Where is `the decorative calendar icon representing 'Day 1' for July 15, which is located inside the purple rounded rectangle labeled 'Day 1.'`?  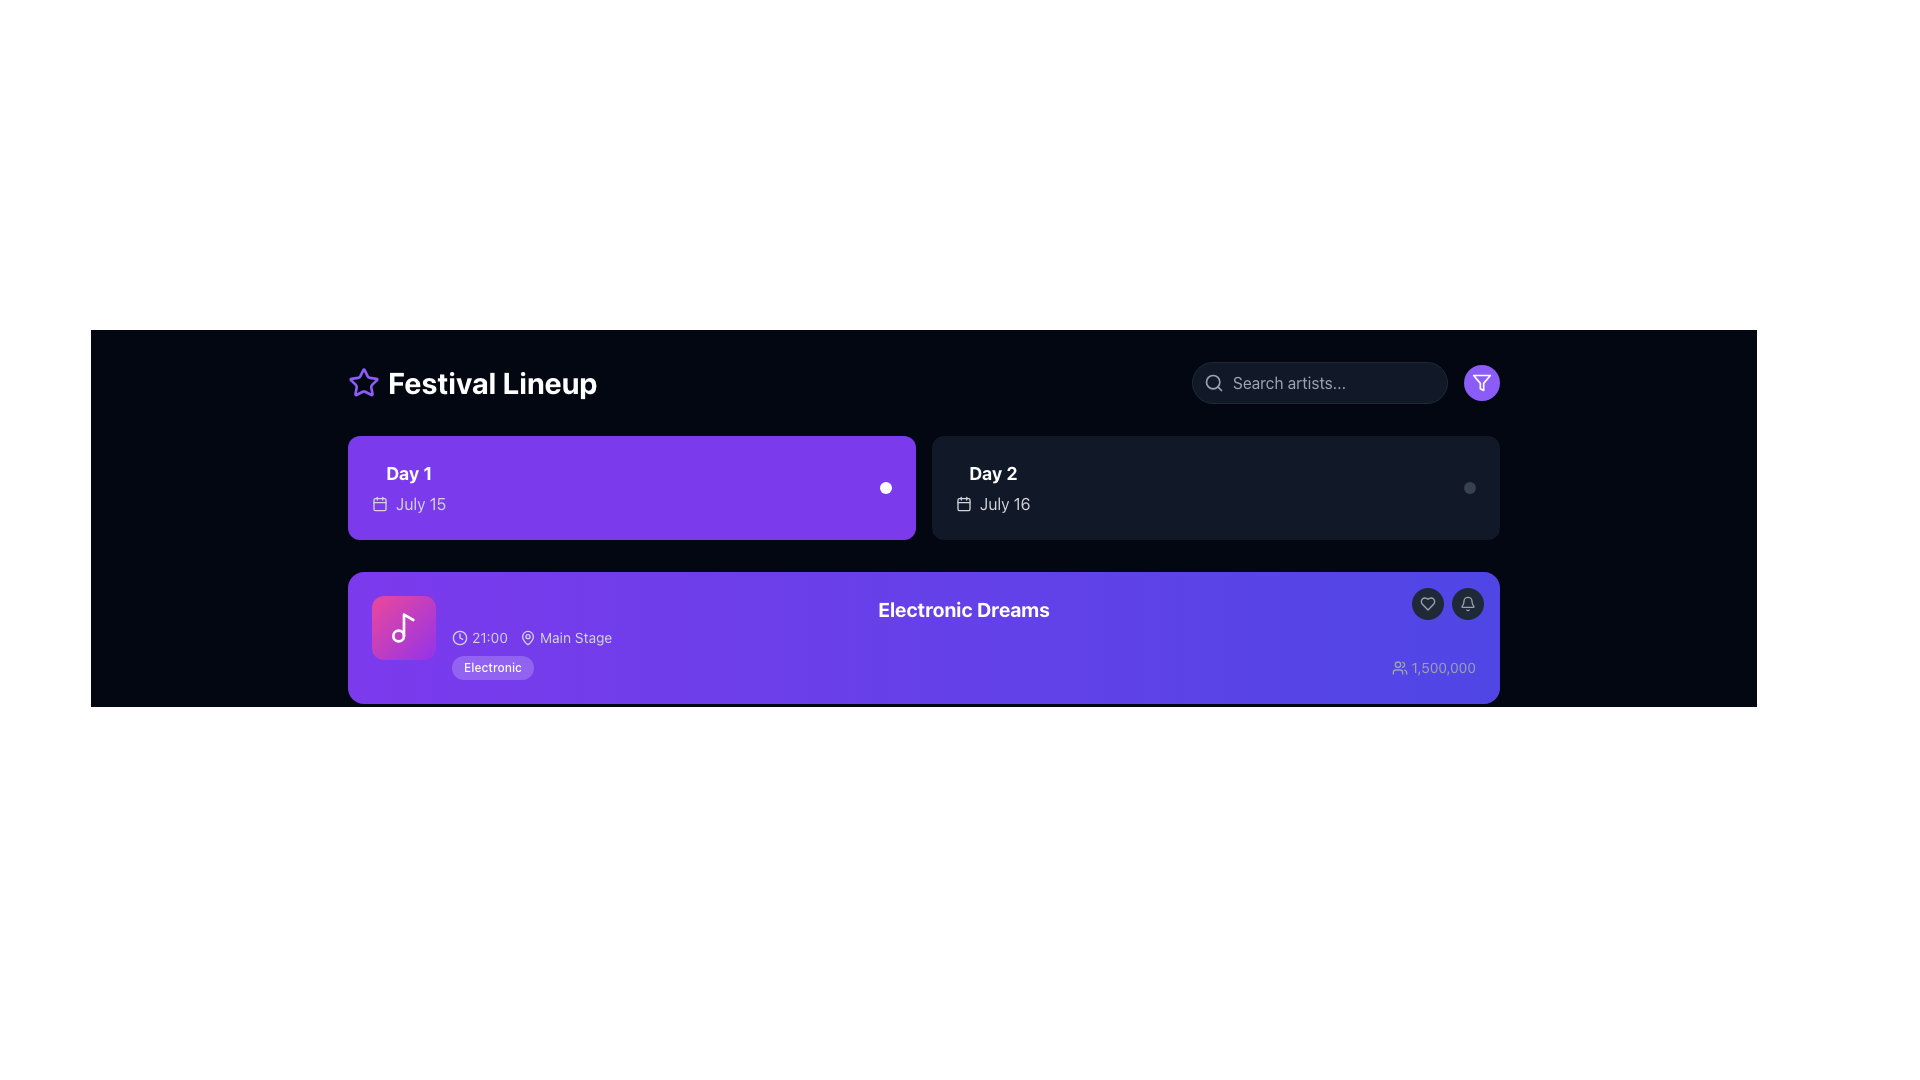 the decorative calendar icon representing 'Day 1' for July 15, which is located inside the purple rounded rectangle labeled 'Day 1.' is located at coordinates (379, 503).